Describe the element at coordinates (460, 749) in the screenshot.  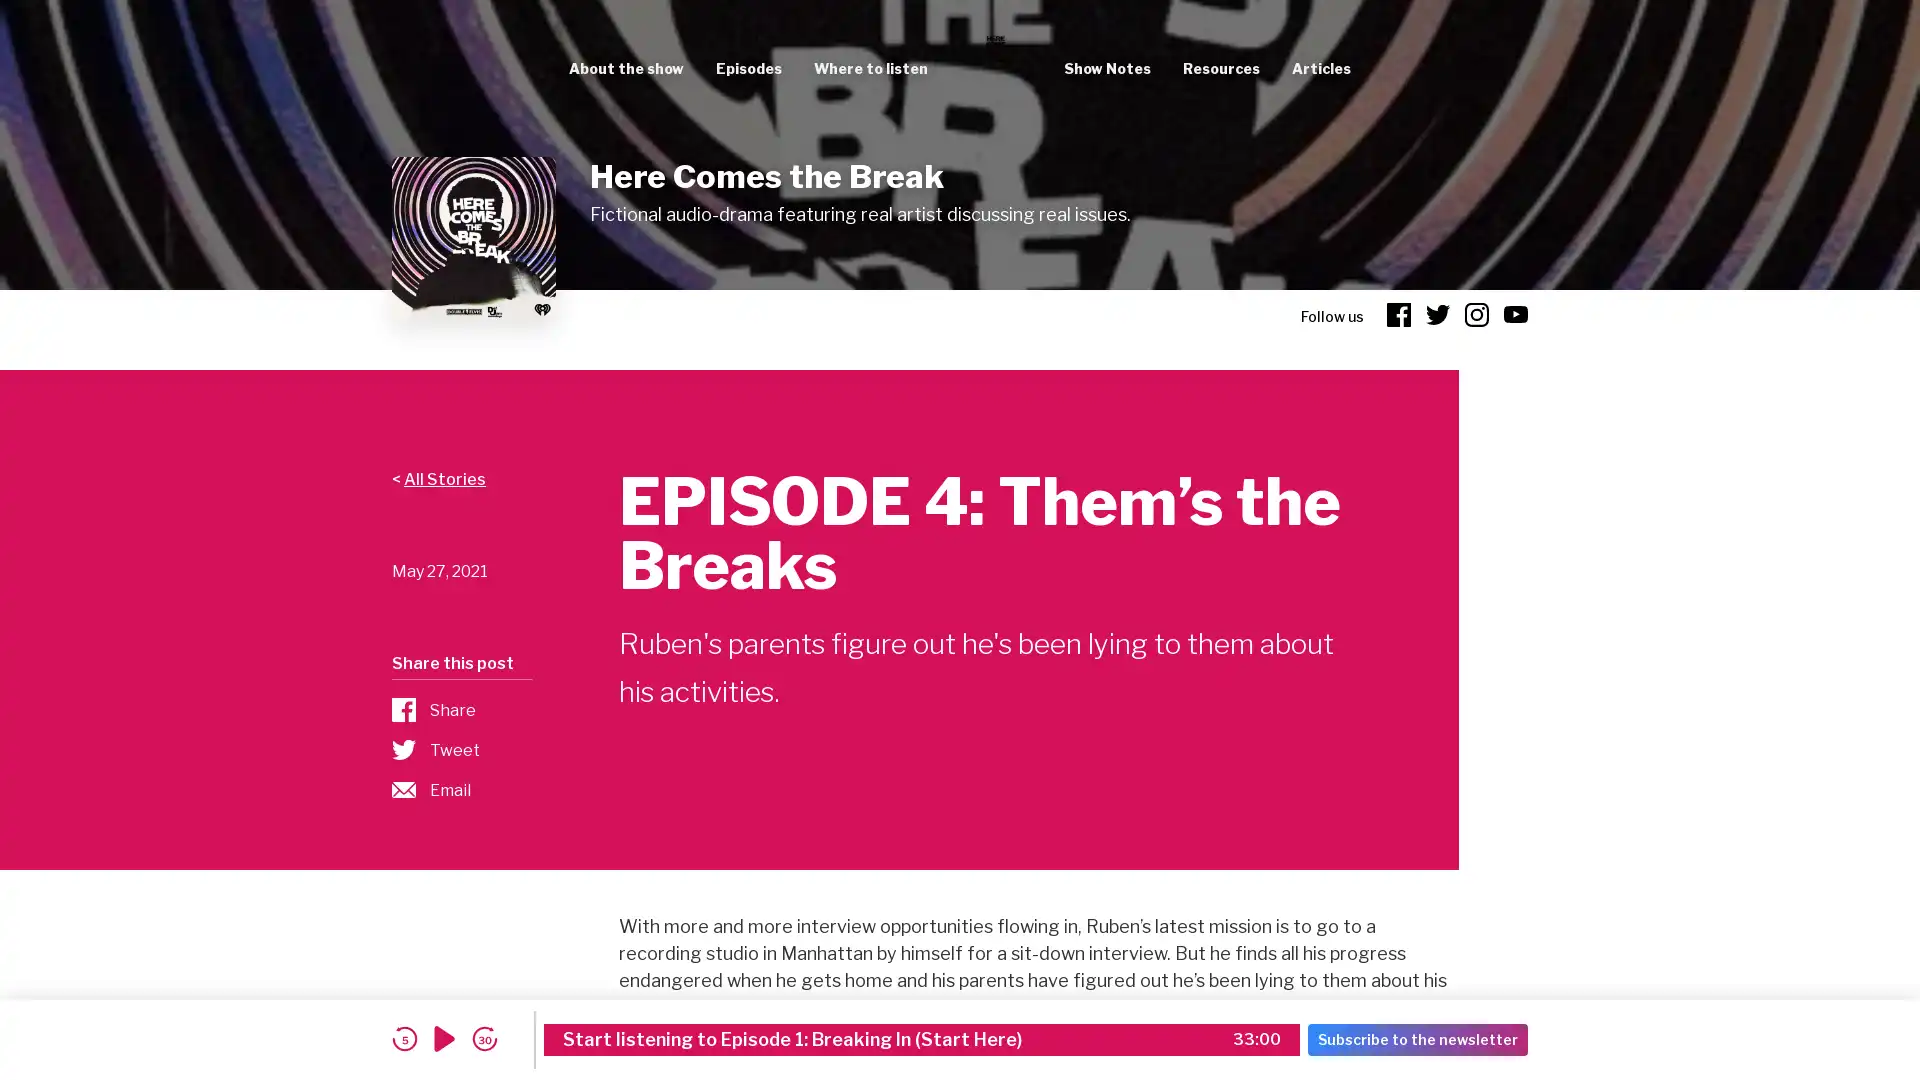
I see `Twitter Tweet` at that location.